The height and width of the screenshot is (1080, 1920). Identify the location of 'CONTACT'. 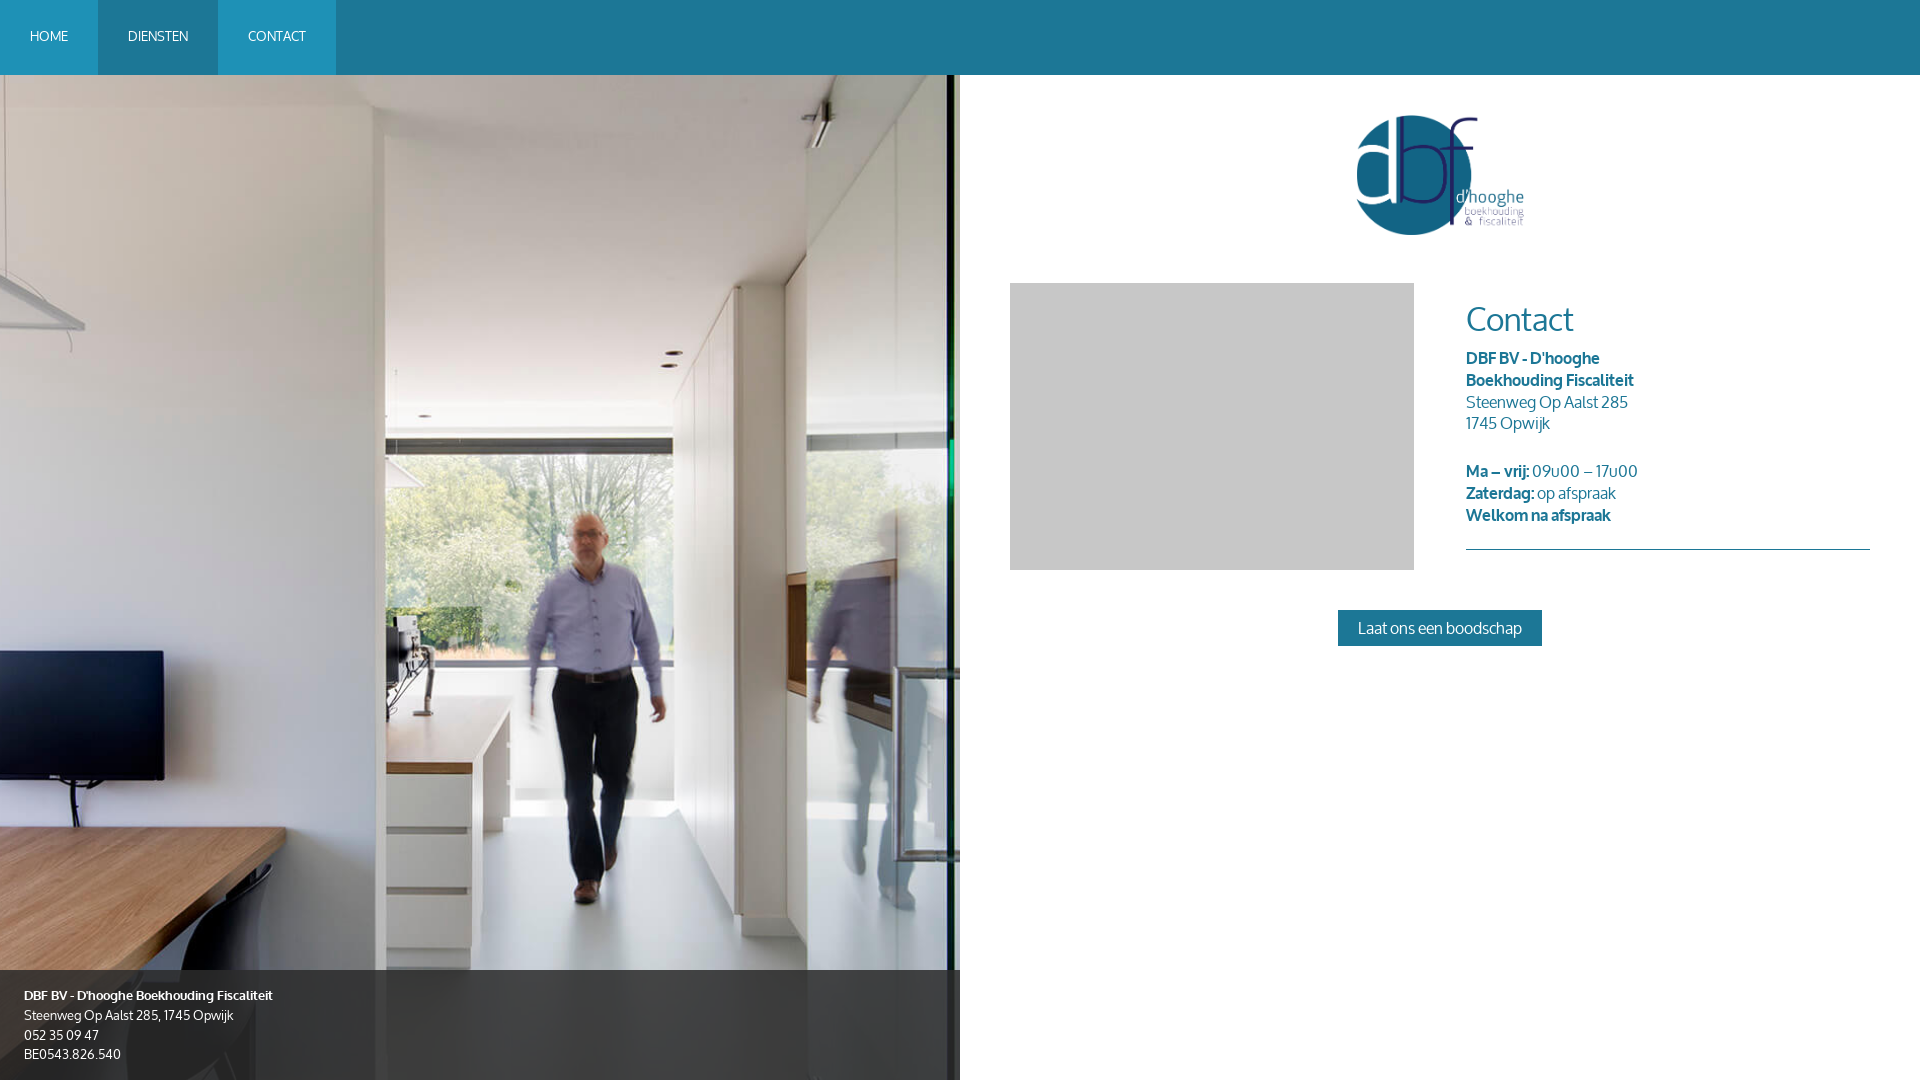
(276, 37).